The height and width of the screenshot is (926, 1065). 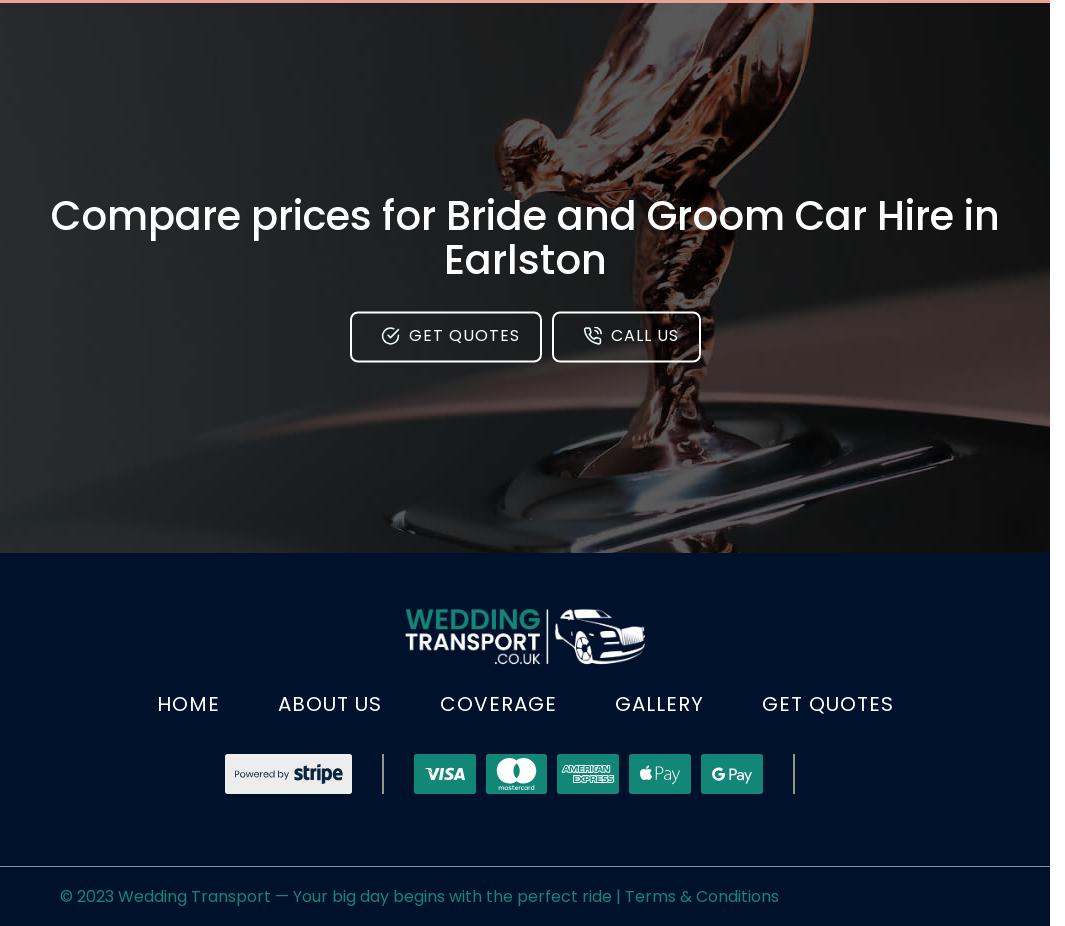 I want to click on 'Gallery', so click(x=613, y=703).